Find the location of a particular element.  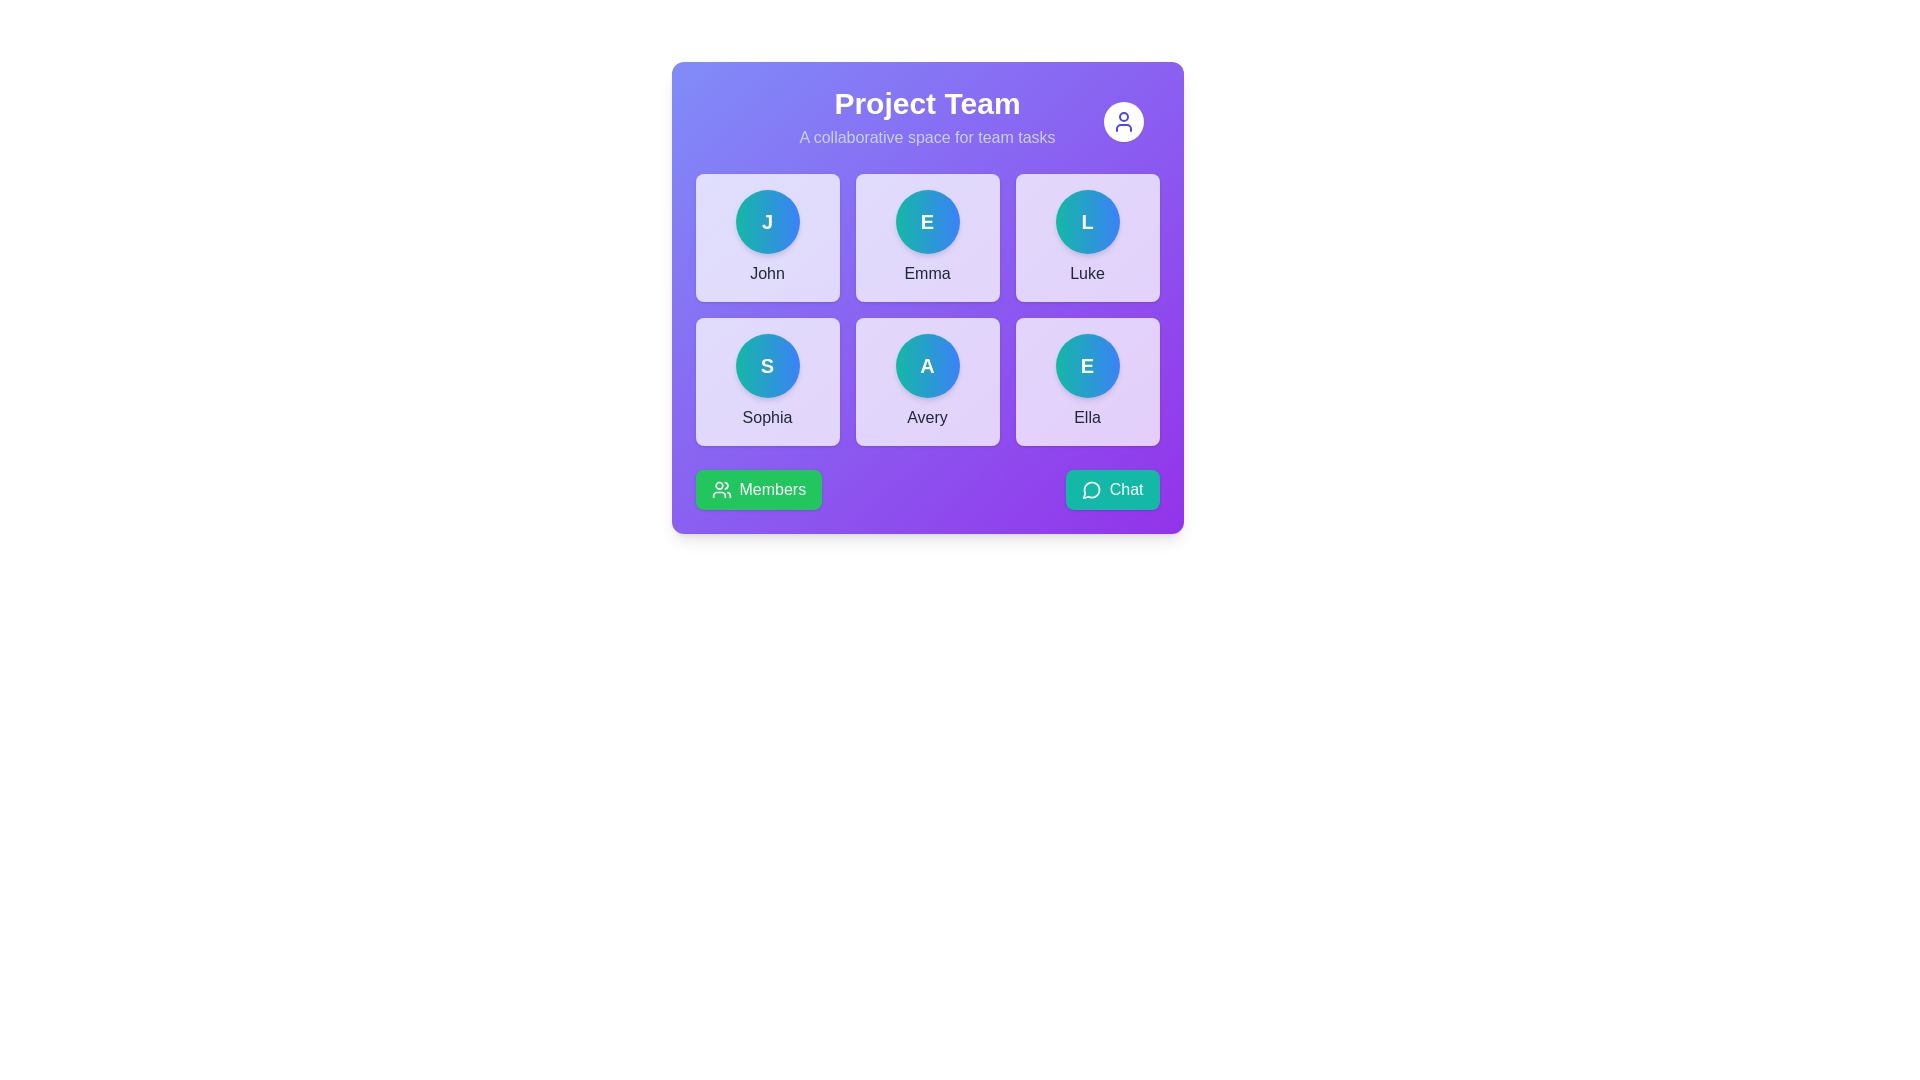

the circular avatar icon featuring a bold white 'L' at its center is located at coordinates (1086, 222).